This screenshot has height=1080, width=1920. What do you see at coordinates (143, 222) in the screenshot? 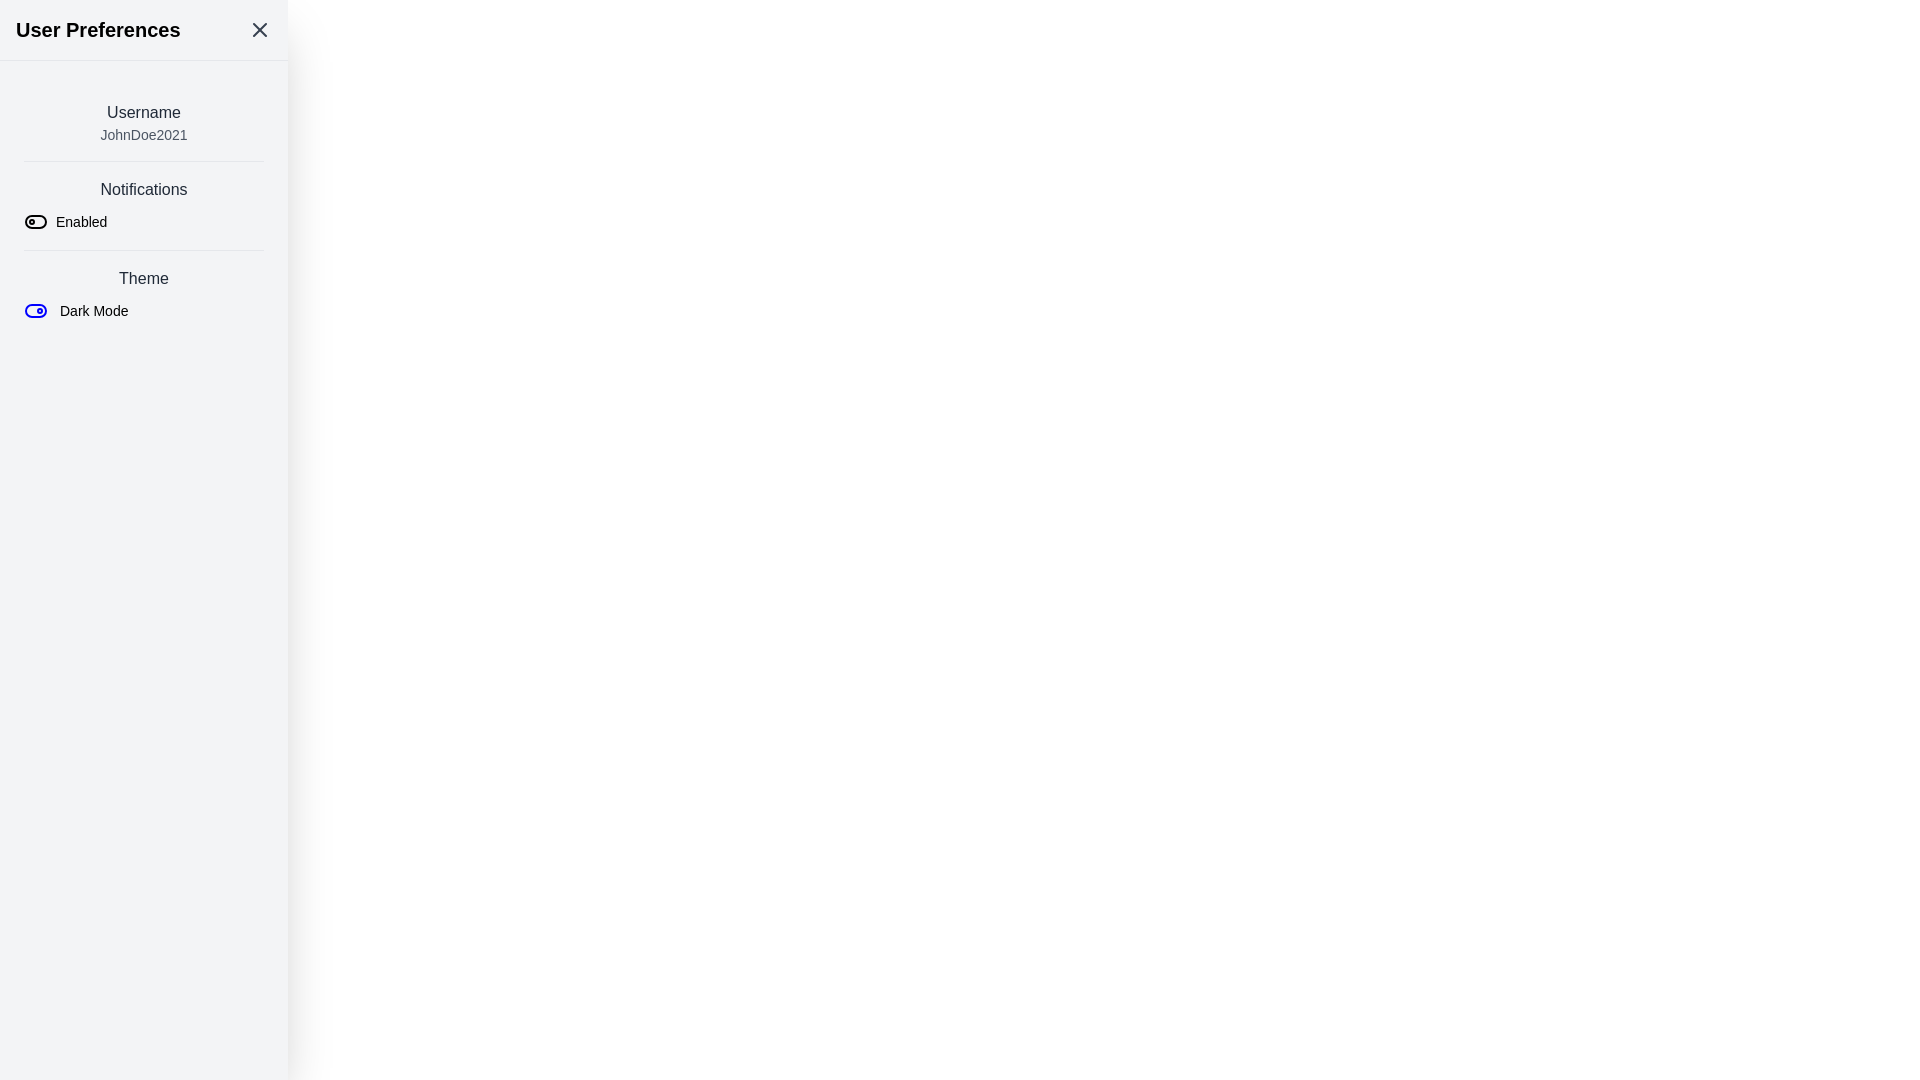
I see `the 'Enabled' toggle switch to change its state, which is part of the 'Notifications' group in the user preferences panel` at bounding box center [143, 222].